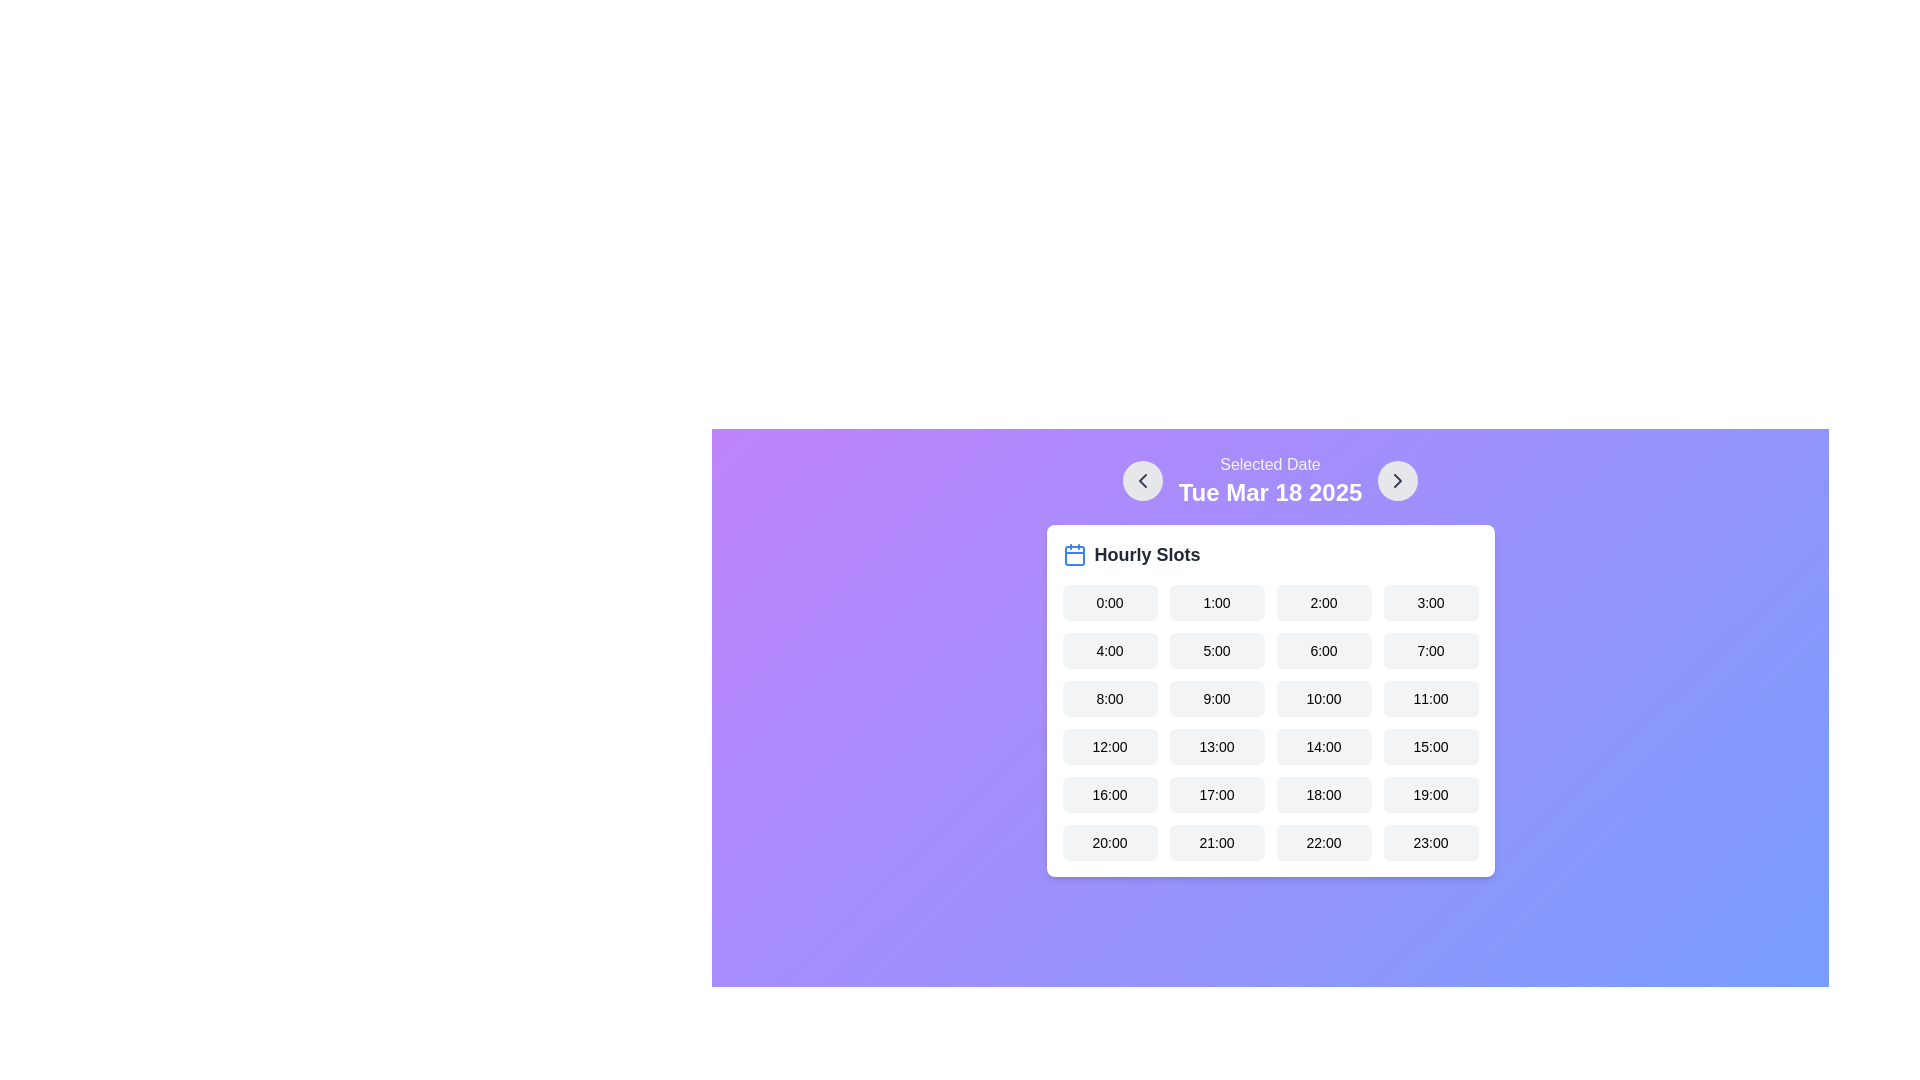 The height and width of the screenshot is (1080, 1920). What do you see at coordinates (1429, 793) in the screenshot?
I see `the button that allows users to select the 19:00 time slot by navigating with the keyboard` at bounding box center [1429, 793].